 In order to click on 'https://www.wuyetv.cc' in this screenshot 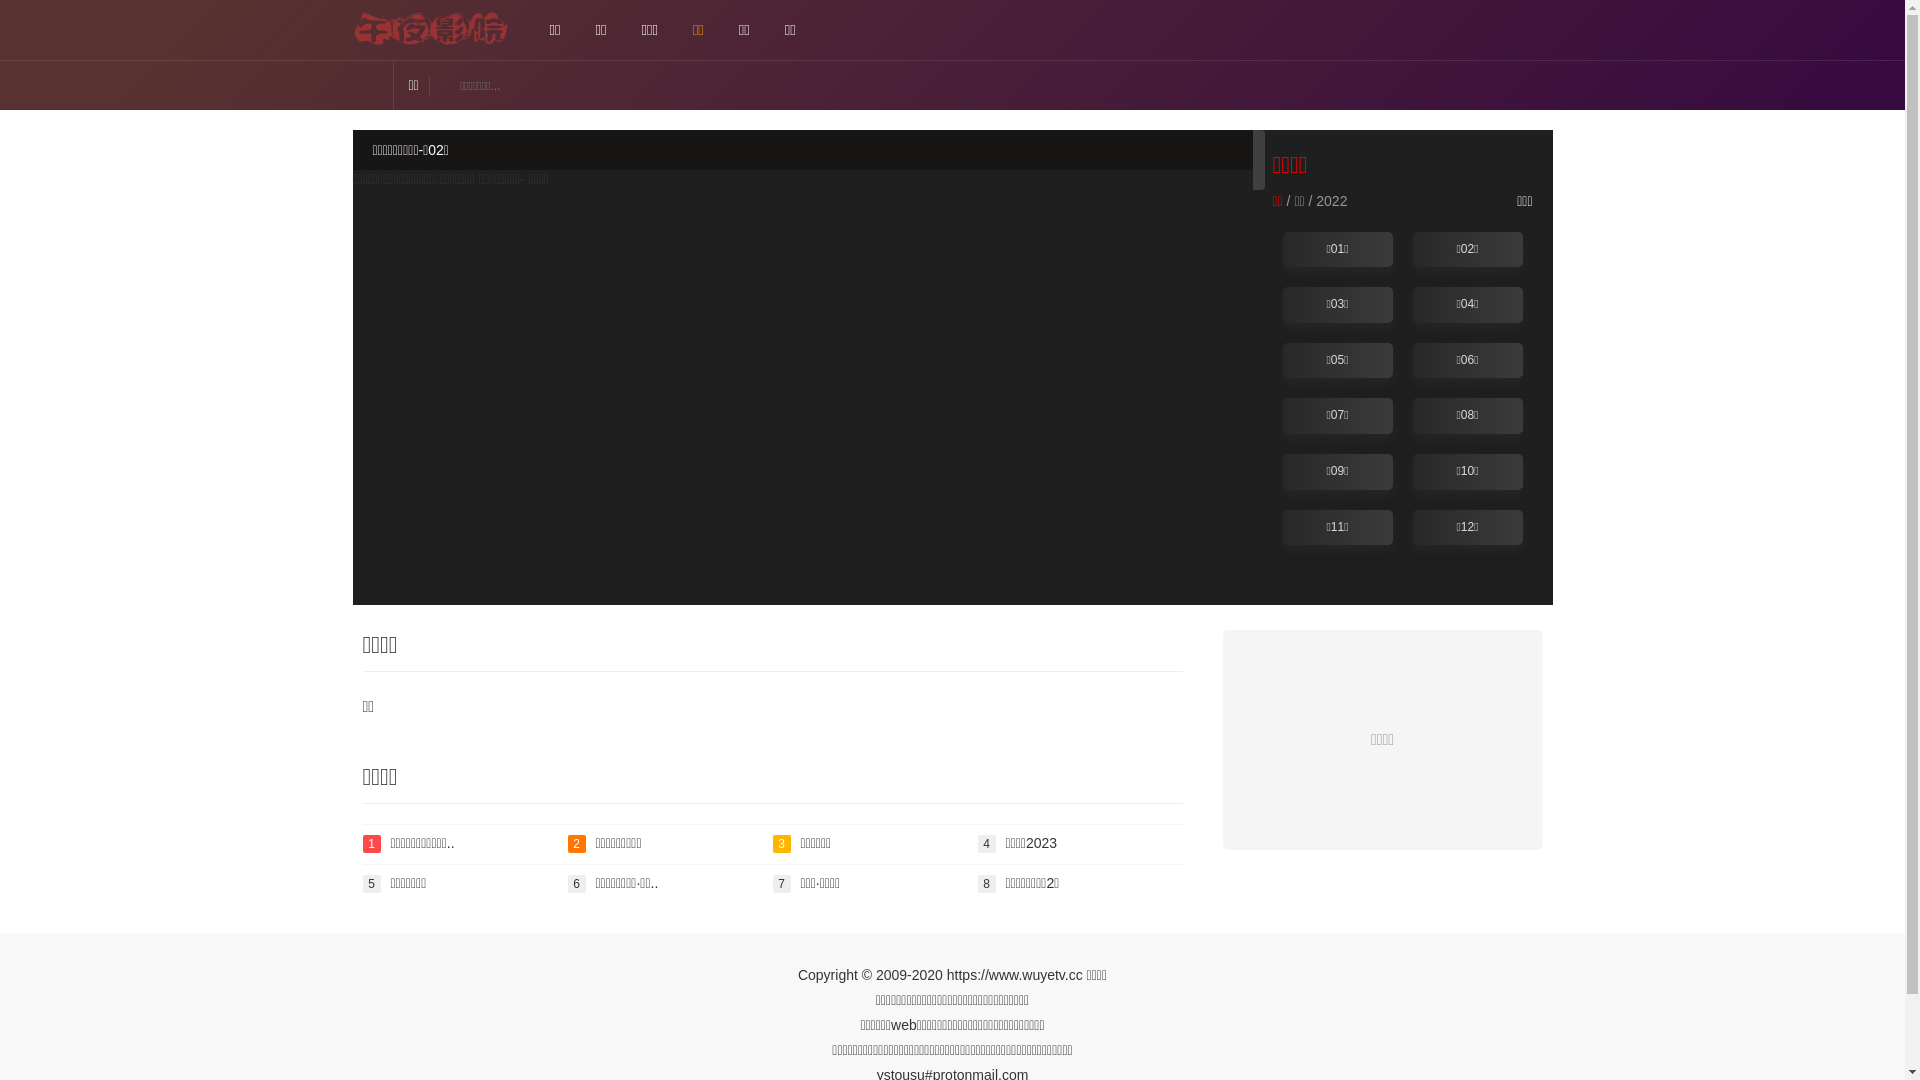, I will do `click(1014, 974)`.